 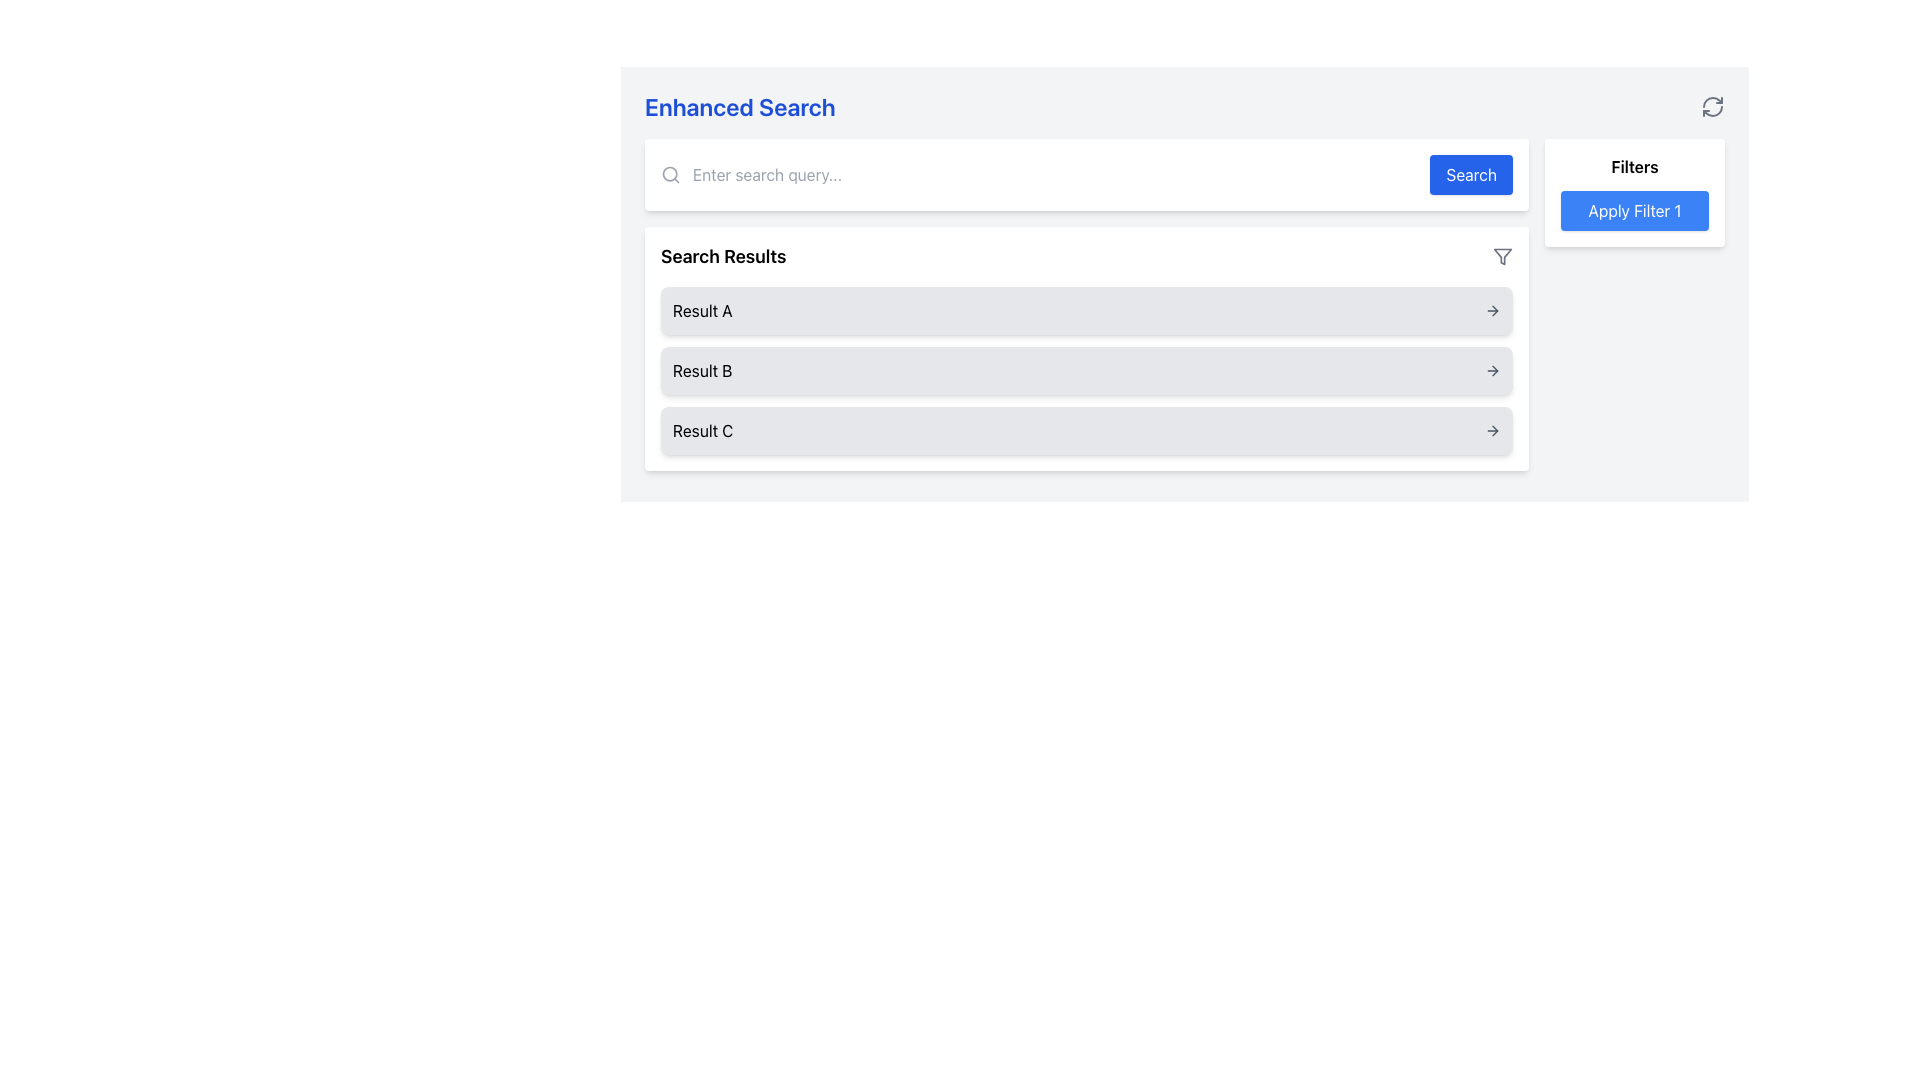 What do you see at coordinates (1492, 311) in the screenshot?
I see `the navigation icon located at the far-right inside the panel labeled 'Result A', below the search bar in the 'Search Results' section` at bounding box center [1492, 311].